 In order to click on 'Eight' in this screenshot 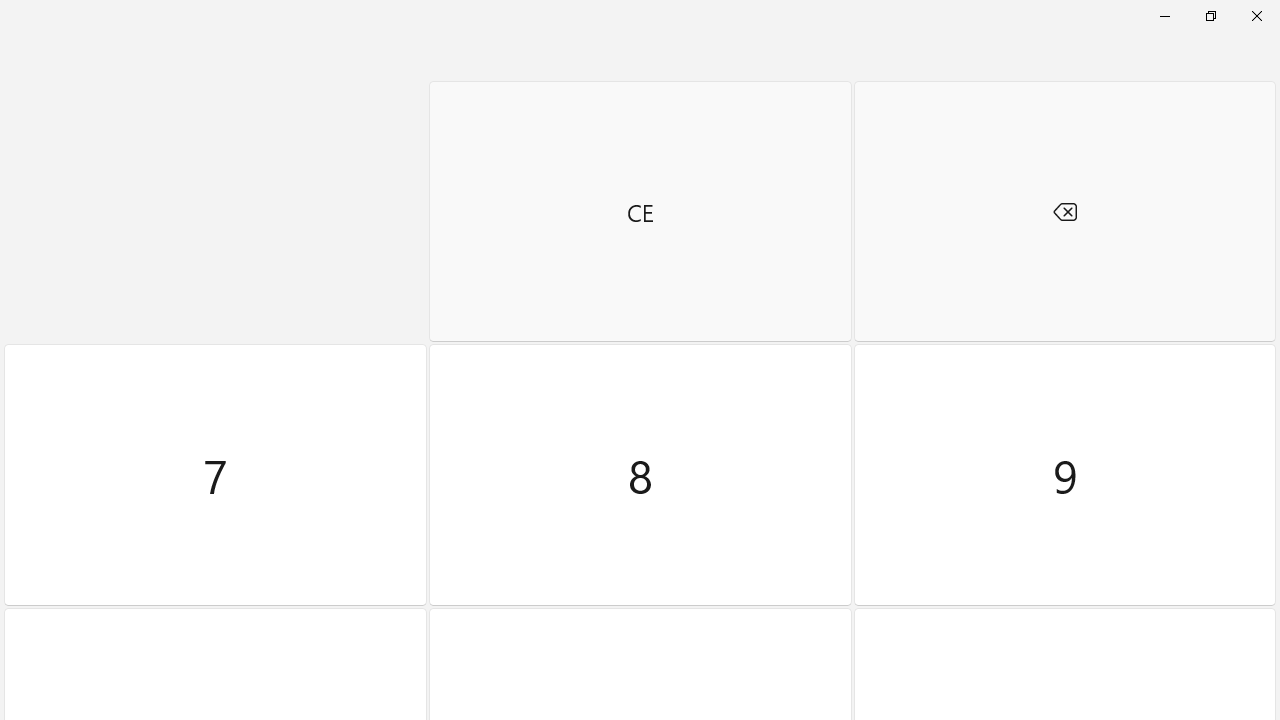, I will do `click(640, 475)`.